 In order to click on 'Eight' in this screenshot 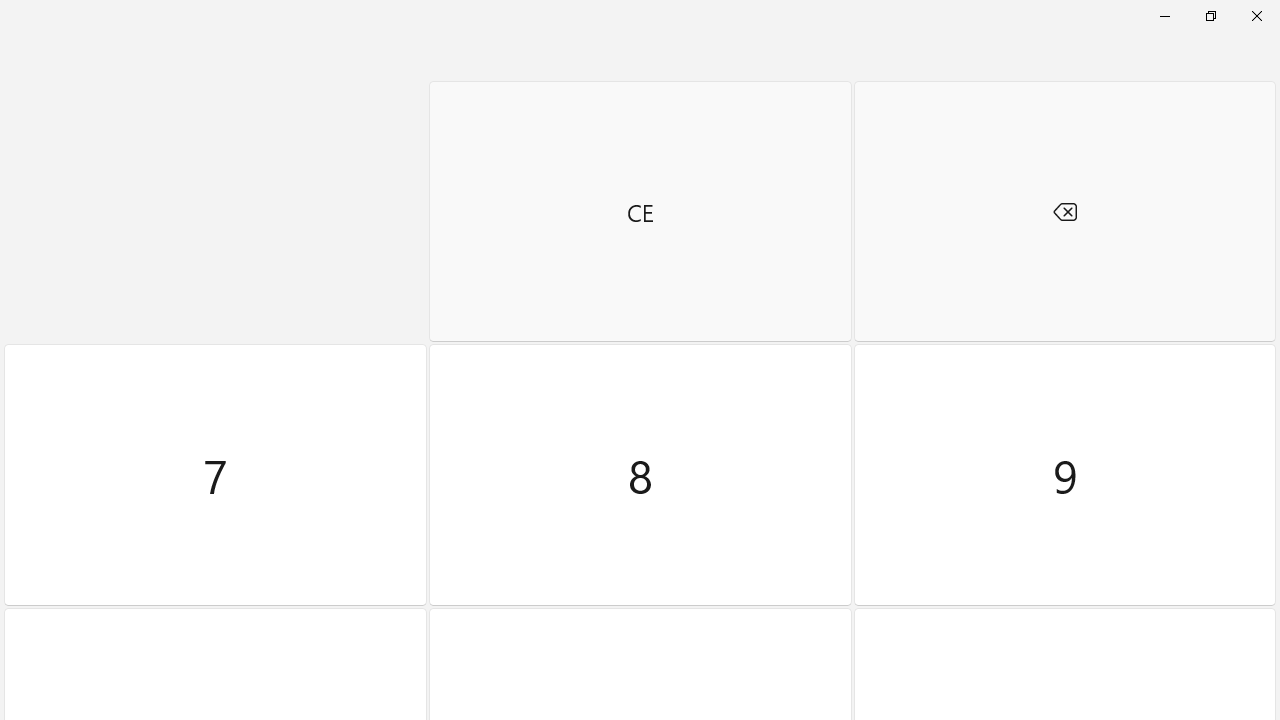, I will do `click(640, 475)`.